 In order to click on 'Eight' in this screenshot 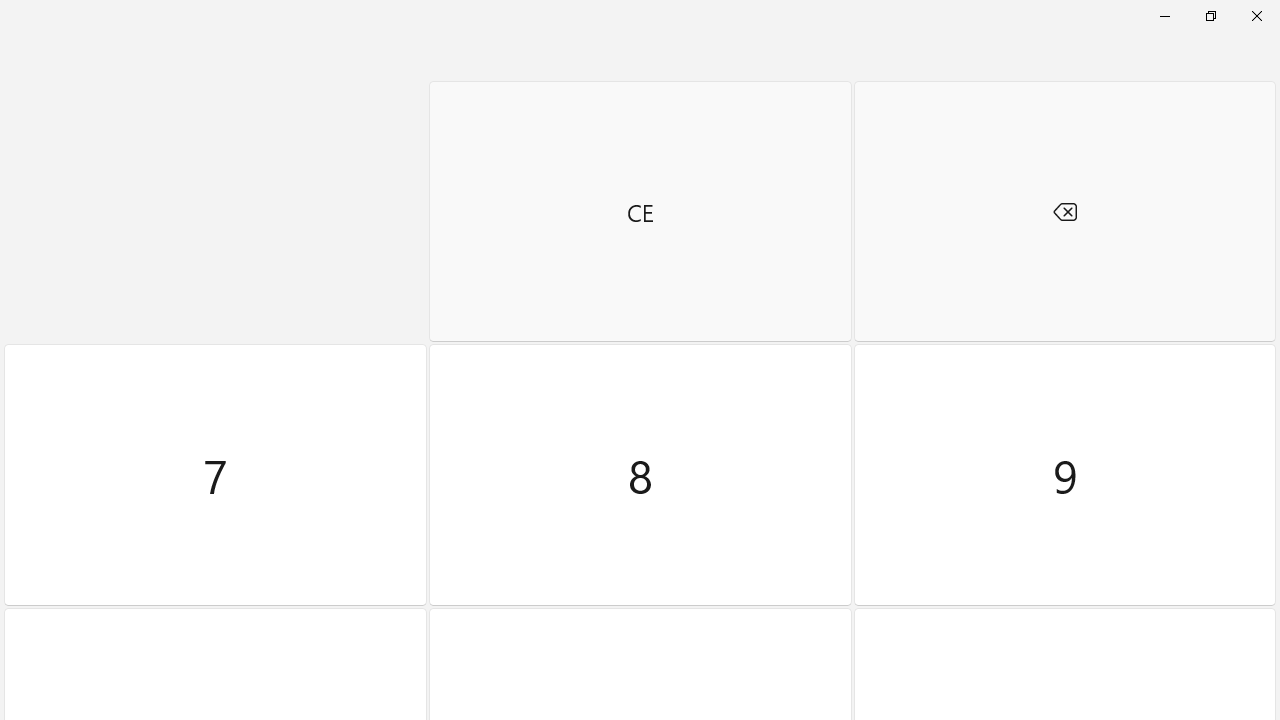, I will do `click(640, 475)`.